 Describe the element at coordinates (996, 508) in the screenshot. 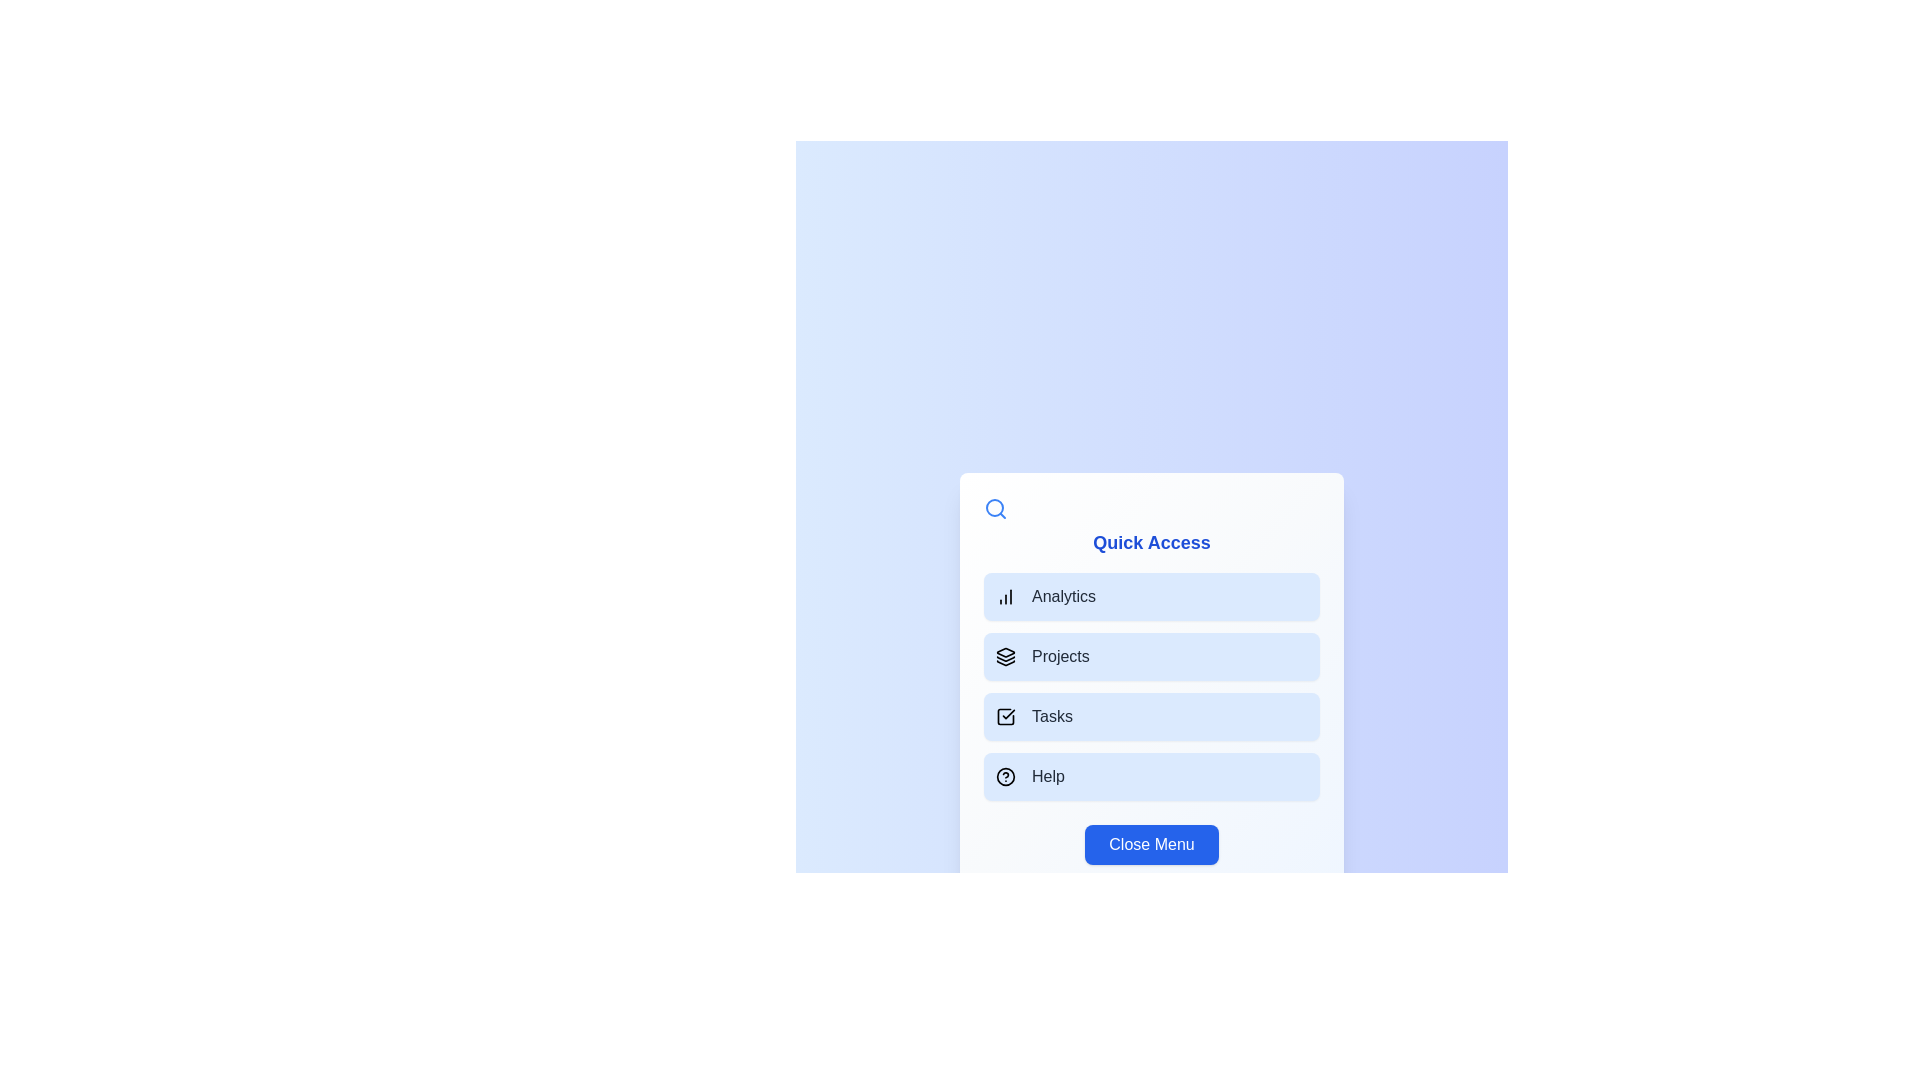

I see `the search icon in the AdvancedMenu component` at that location.